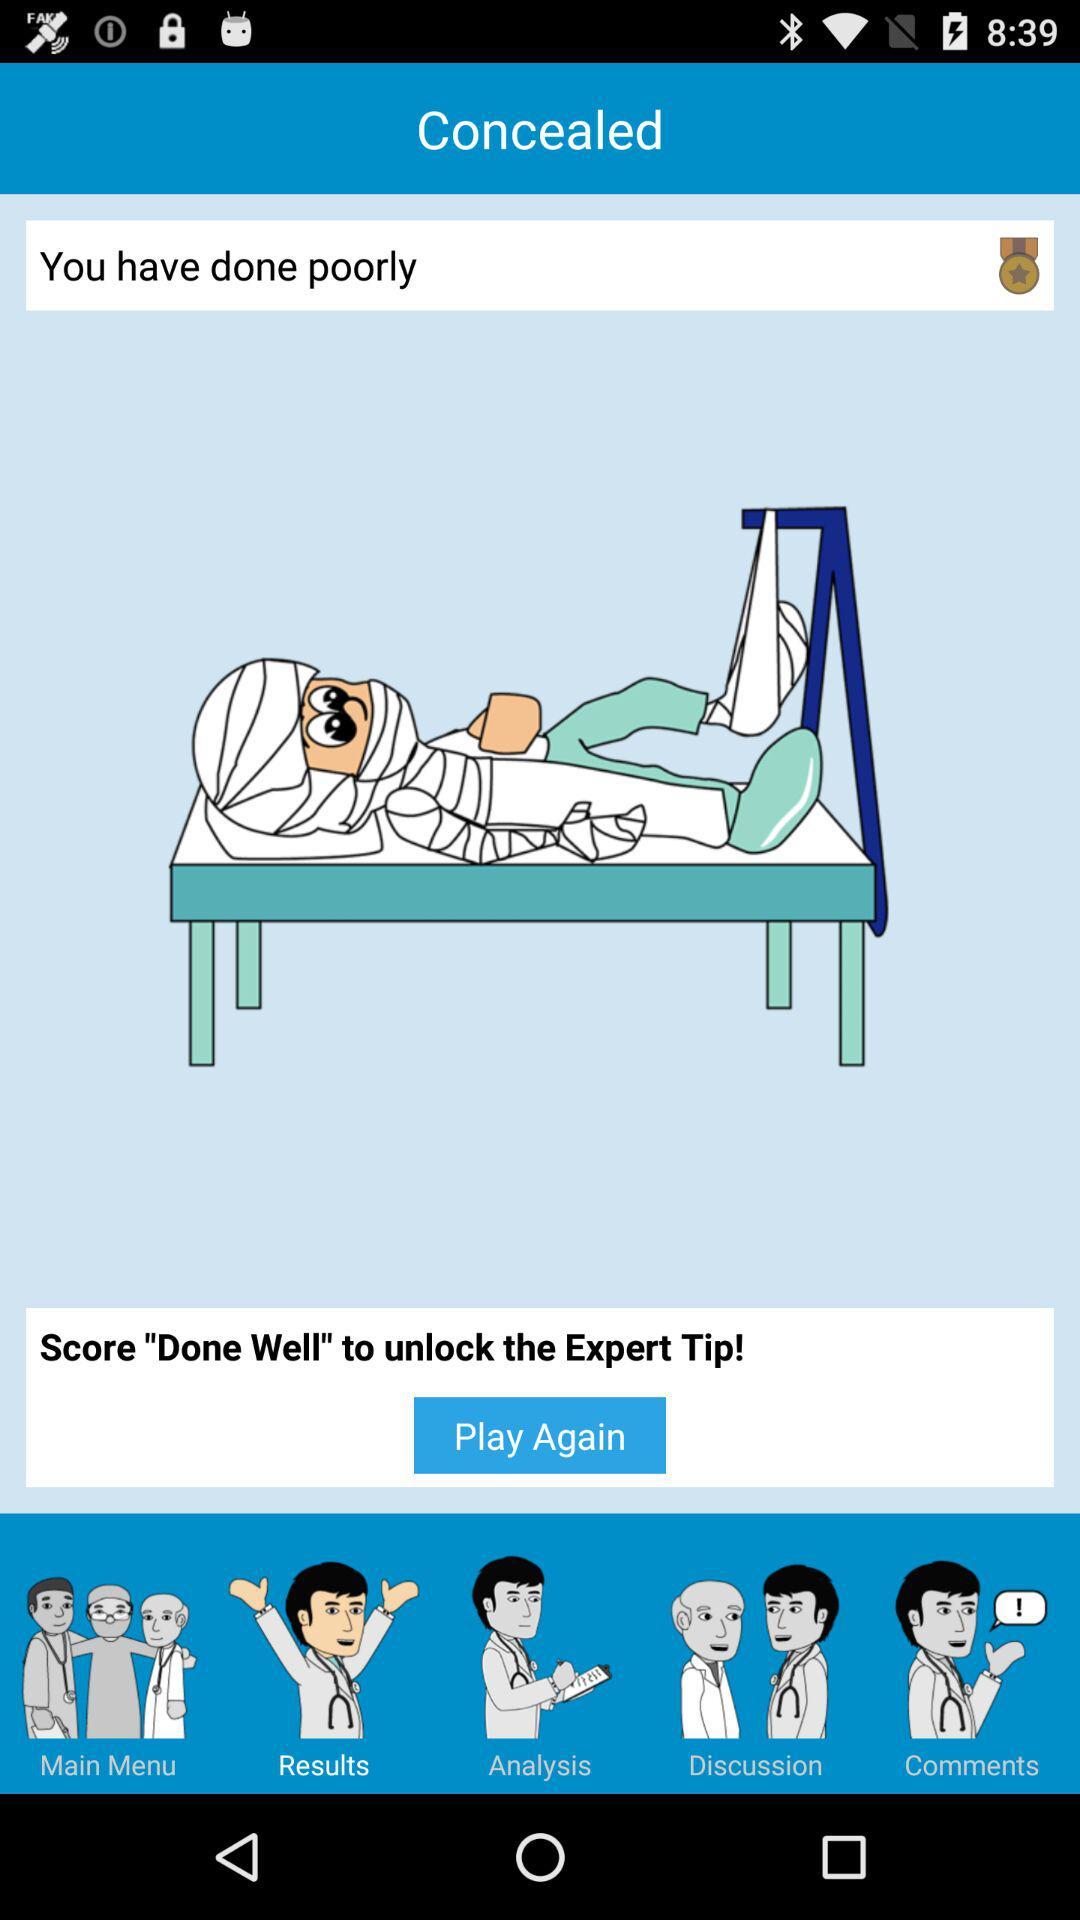 The height and width of the screenshot is (1920, 1080). Describe the element at coordinates (540, 1653) in the screenshot. I see `item below the play again item` at that location.